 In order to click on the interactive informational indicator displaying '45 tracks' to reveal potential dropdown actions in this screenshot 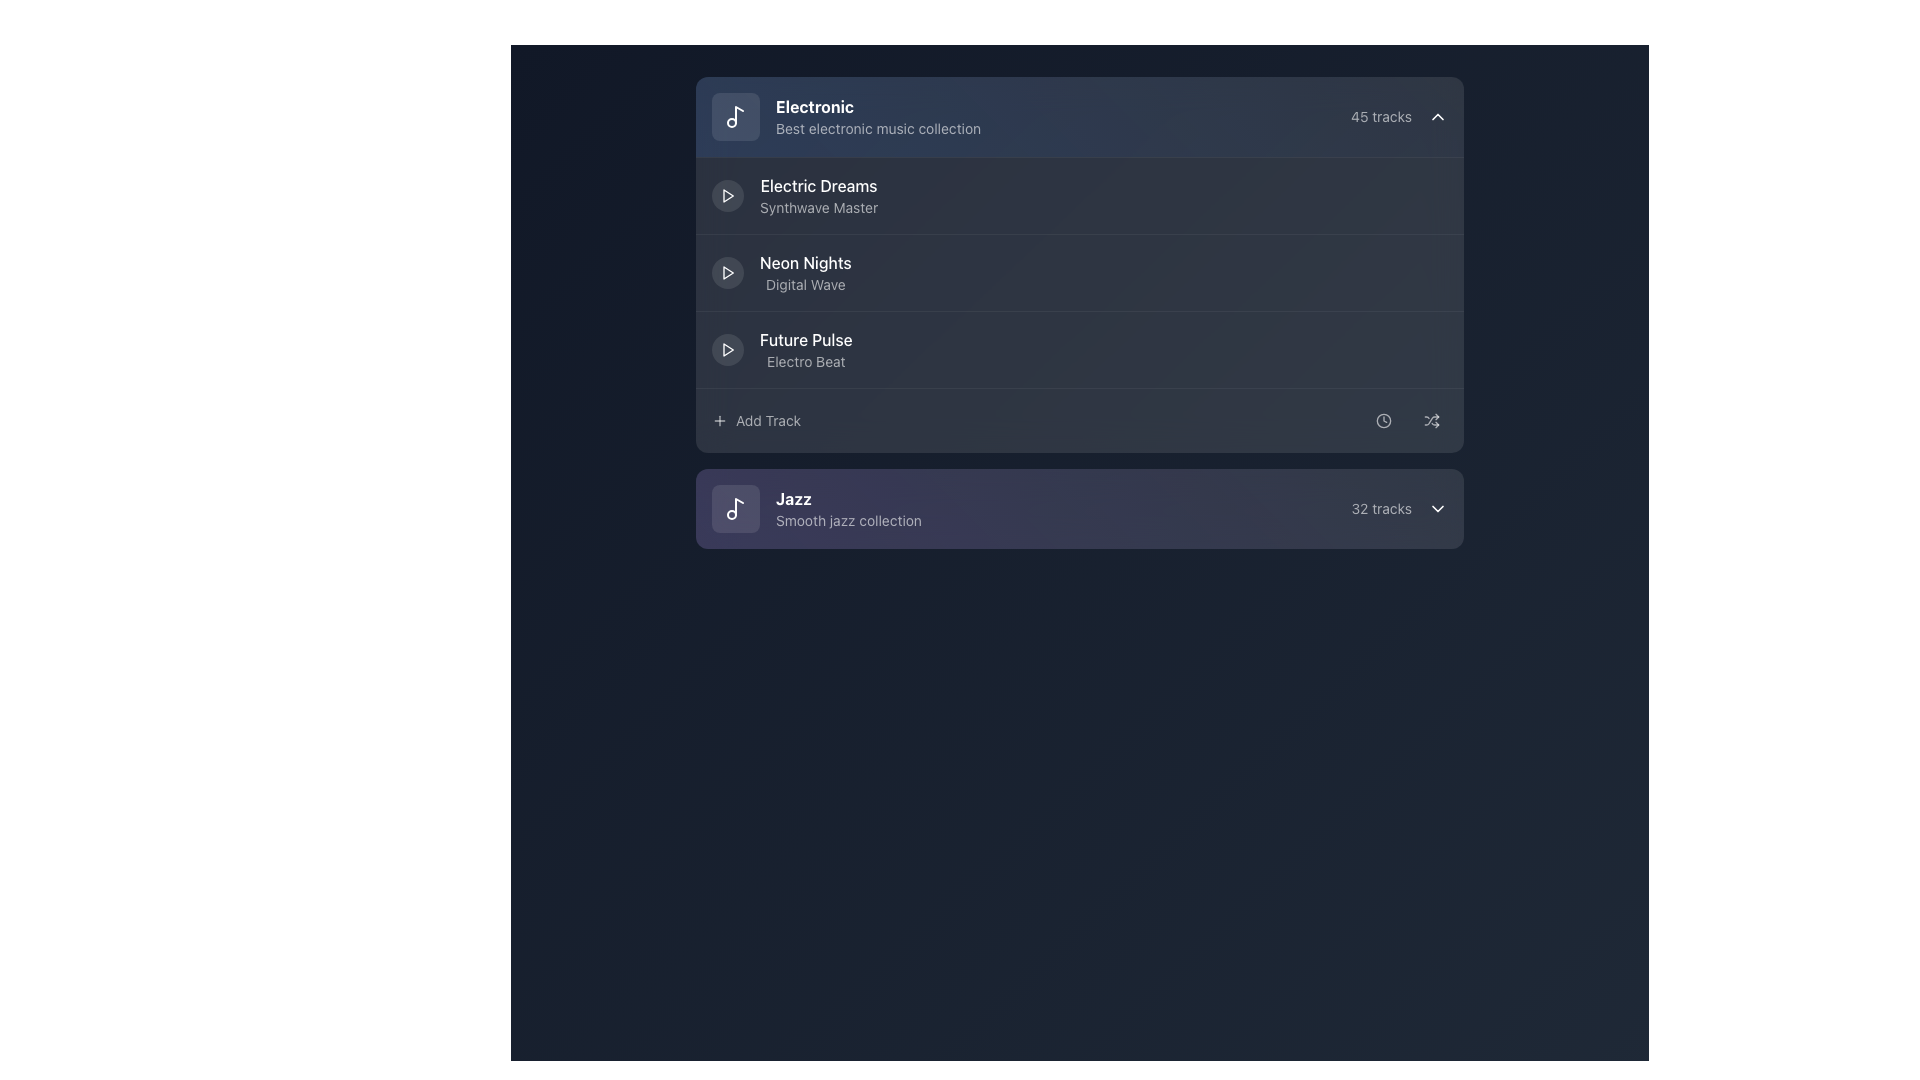, I will do `click(1398, 116)`.